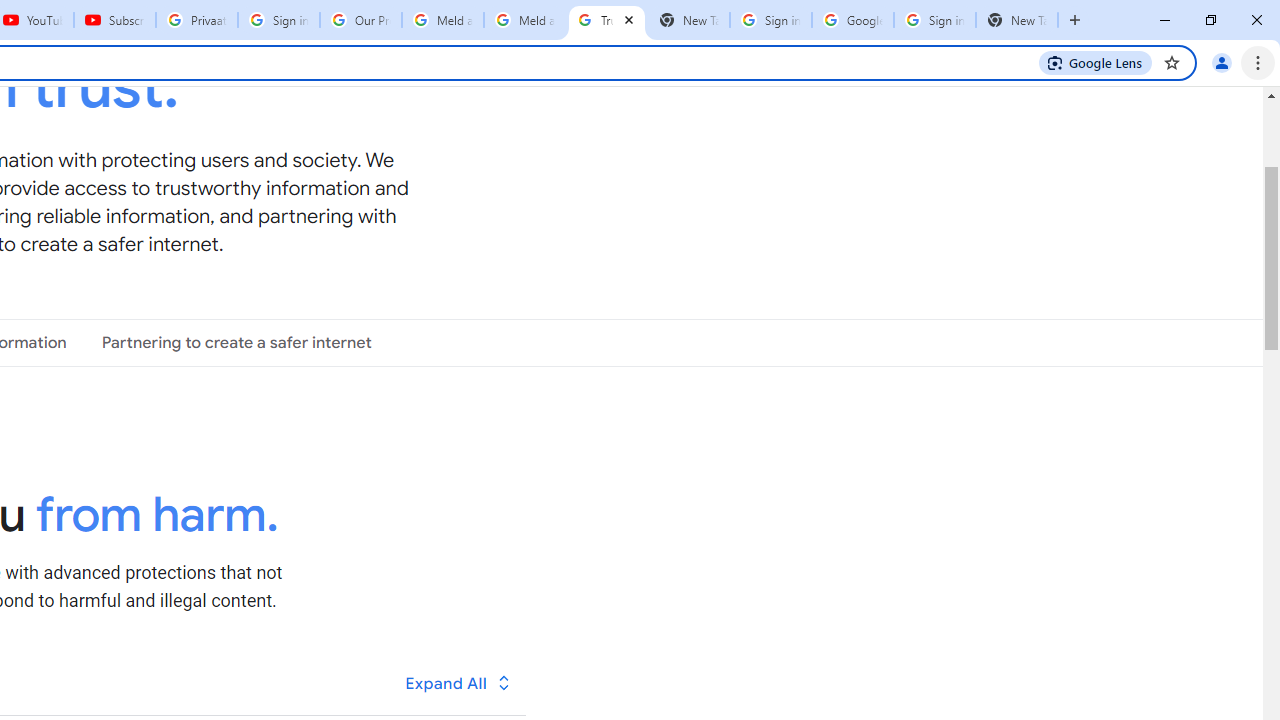  Describe the element at coordinates (114, 20) in the screenshot. I see `'Subscriptions - YouTube'` at that location.